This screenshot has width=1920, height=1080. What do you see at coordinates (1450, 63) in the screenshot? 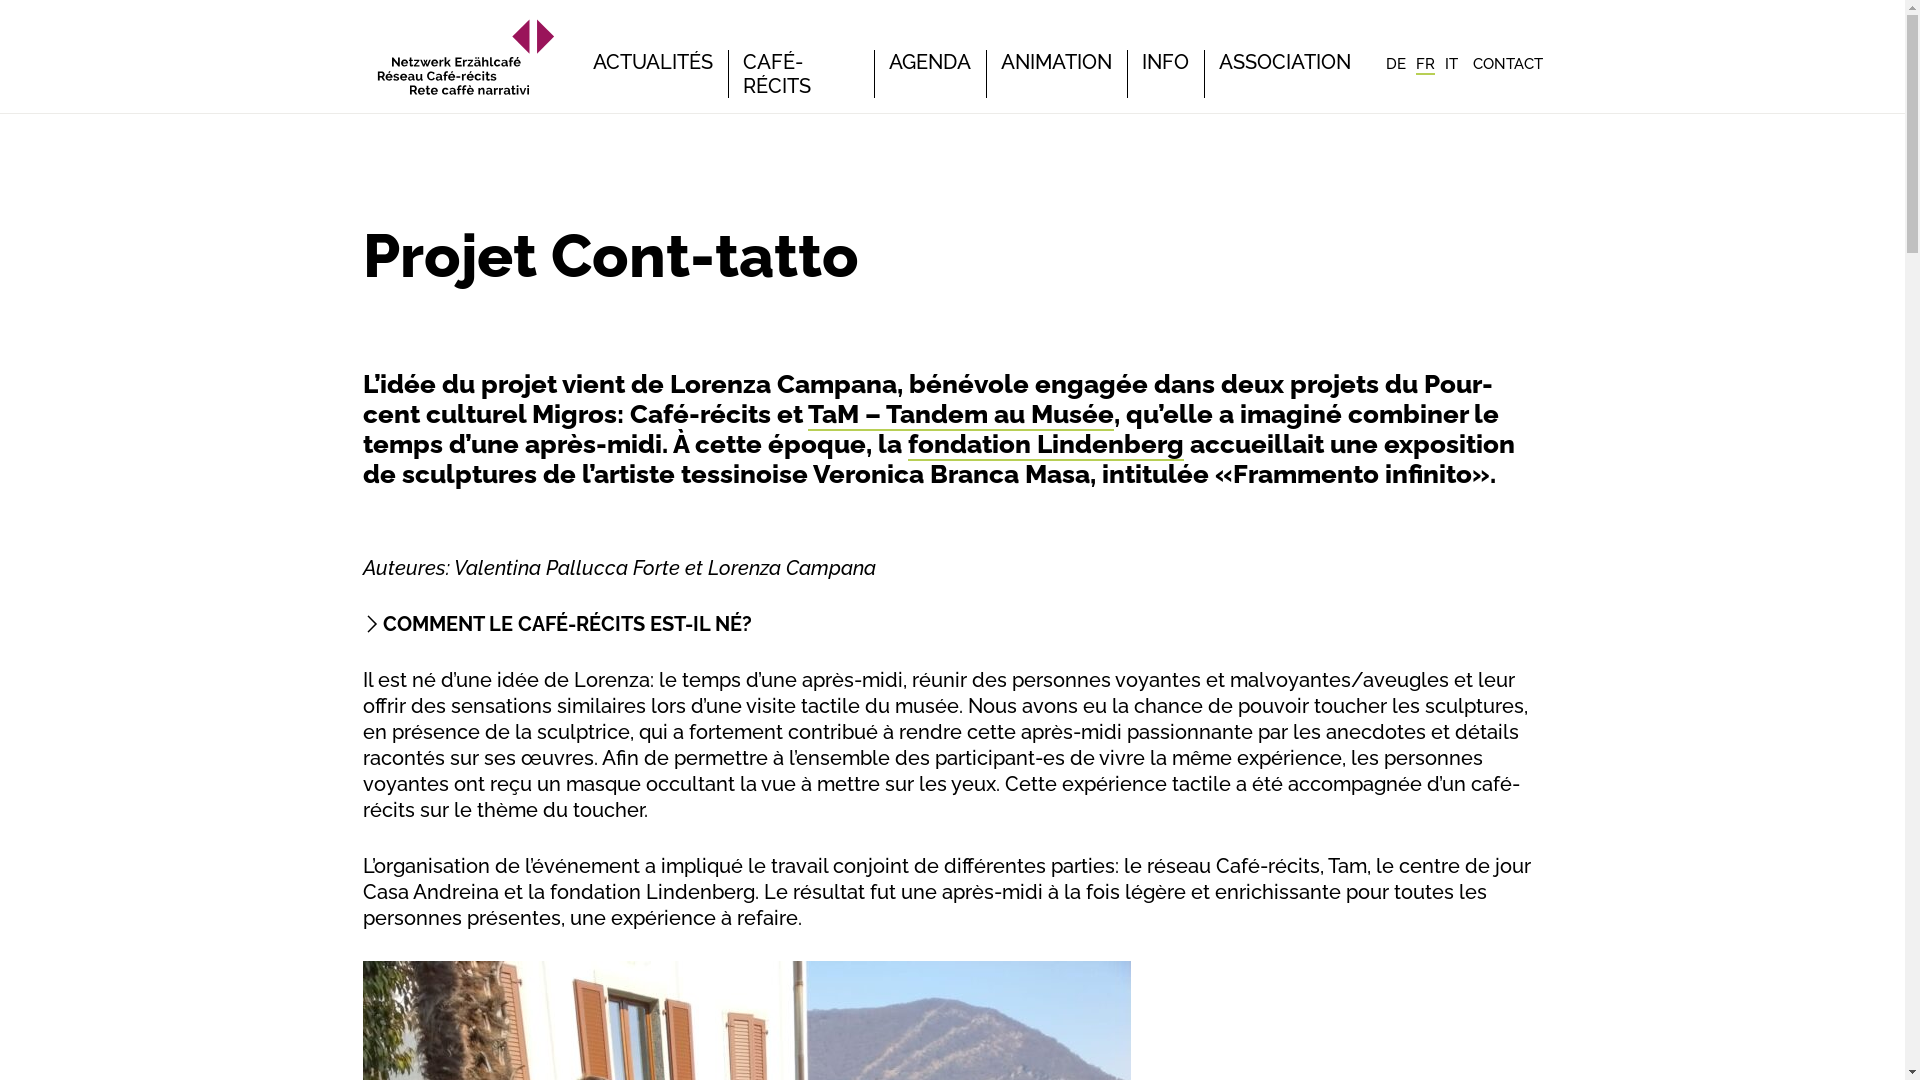
I see `'IT'` at bounding box center [1450, 63].